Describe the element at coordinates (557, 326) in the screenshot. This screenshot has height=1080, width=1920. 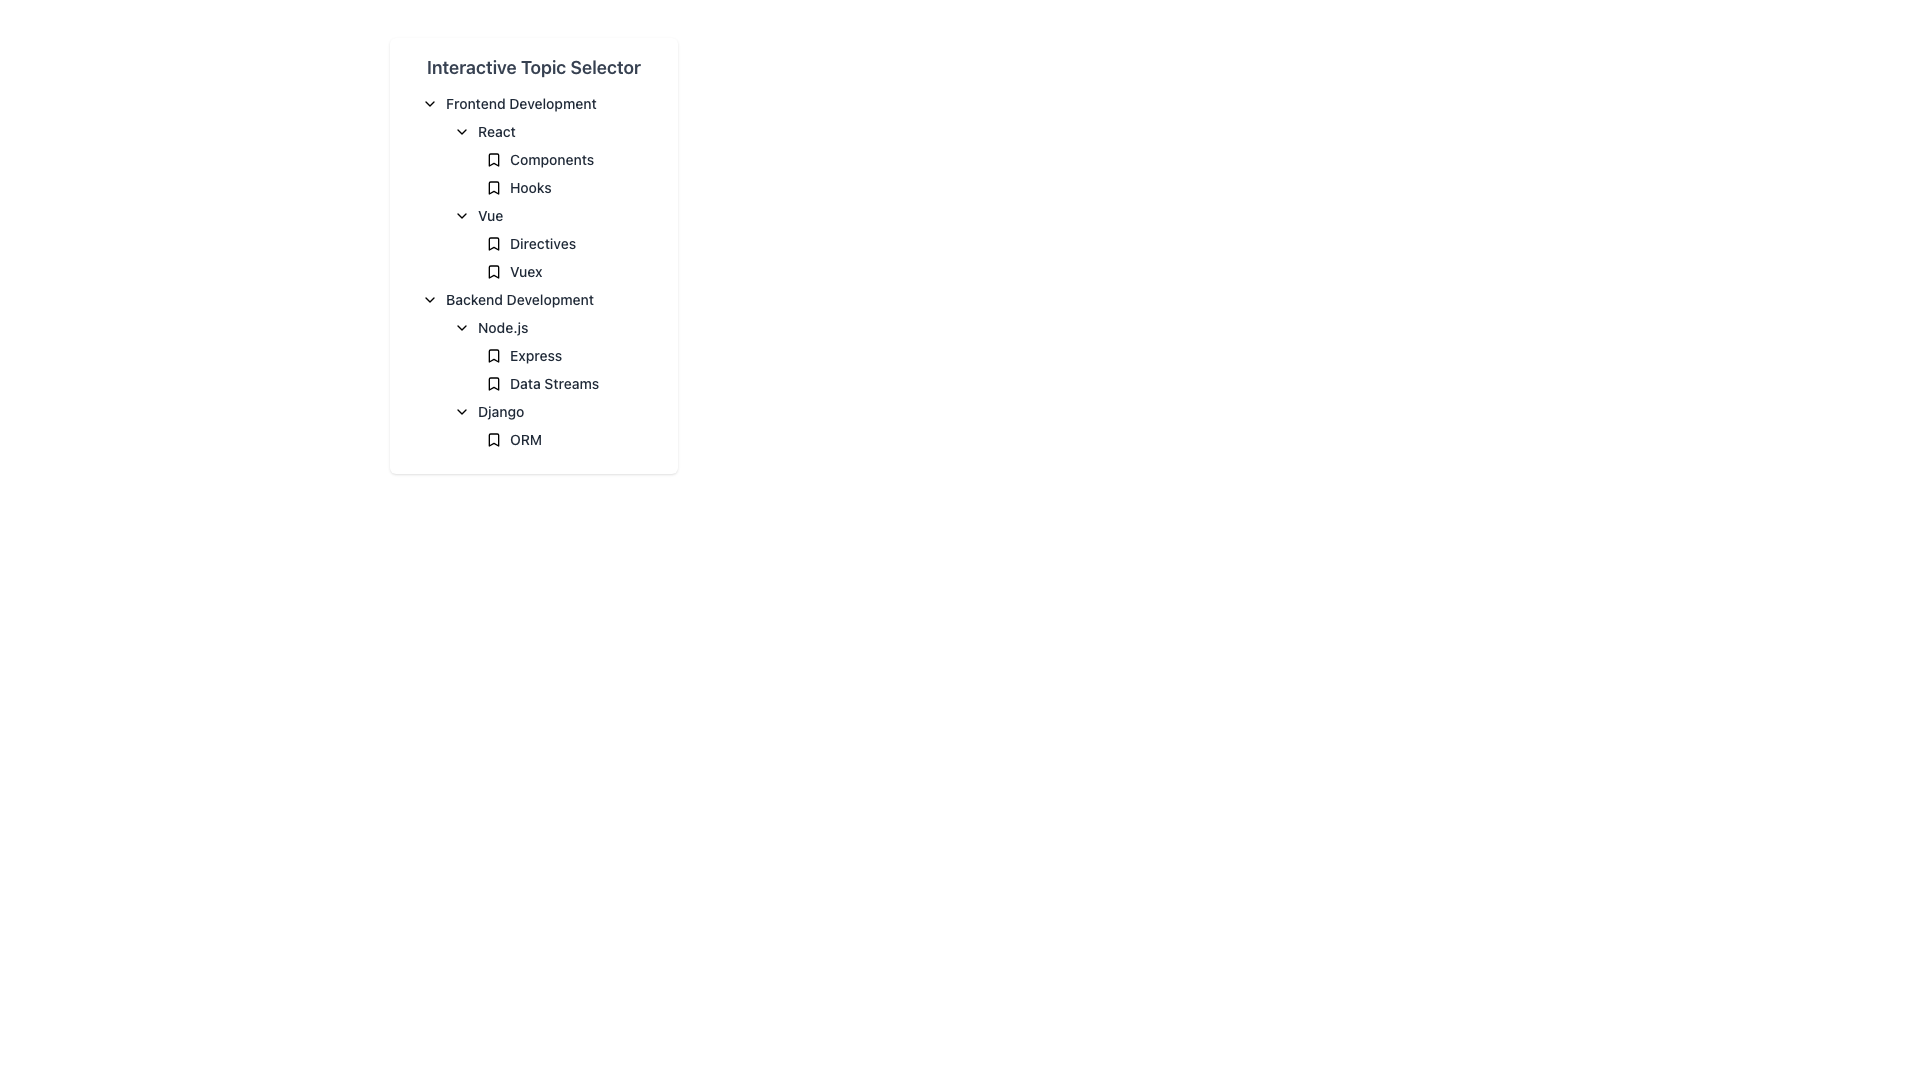
I see `the 'Node.js' expandable list item` at that location.